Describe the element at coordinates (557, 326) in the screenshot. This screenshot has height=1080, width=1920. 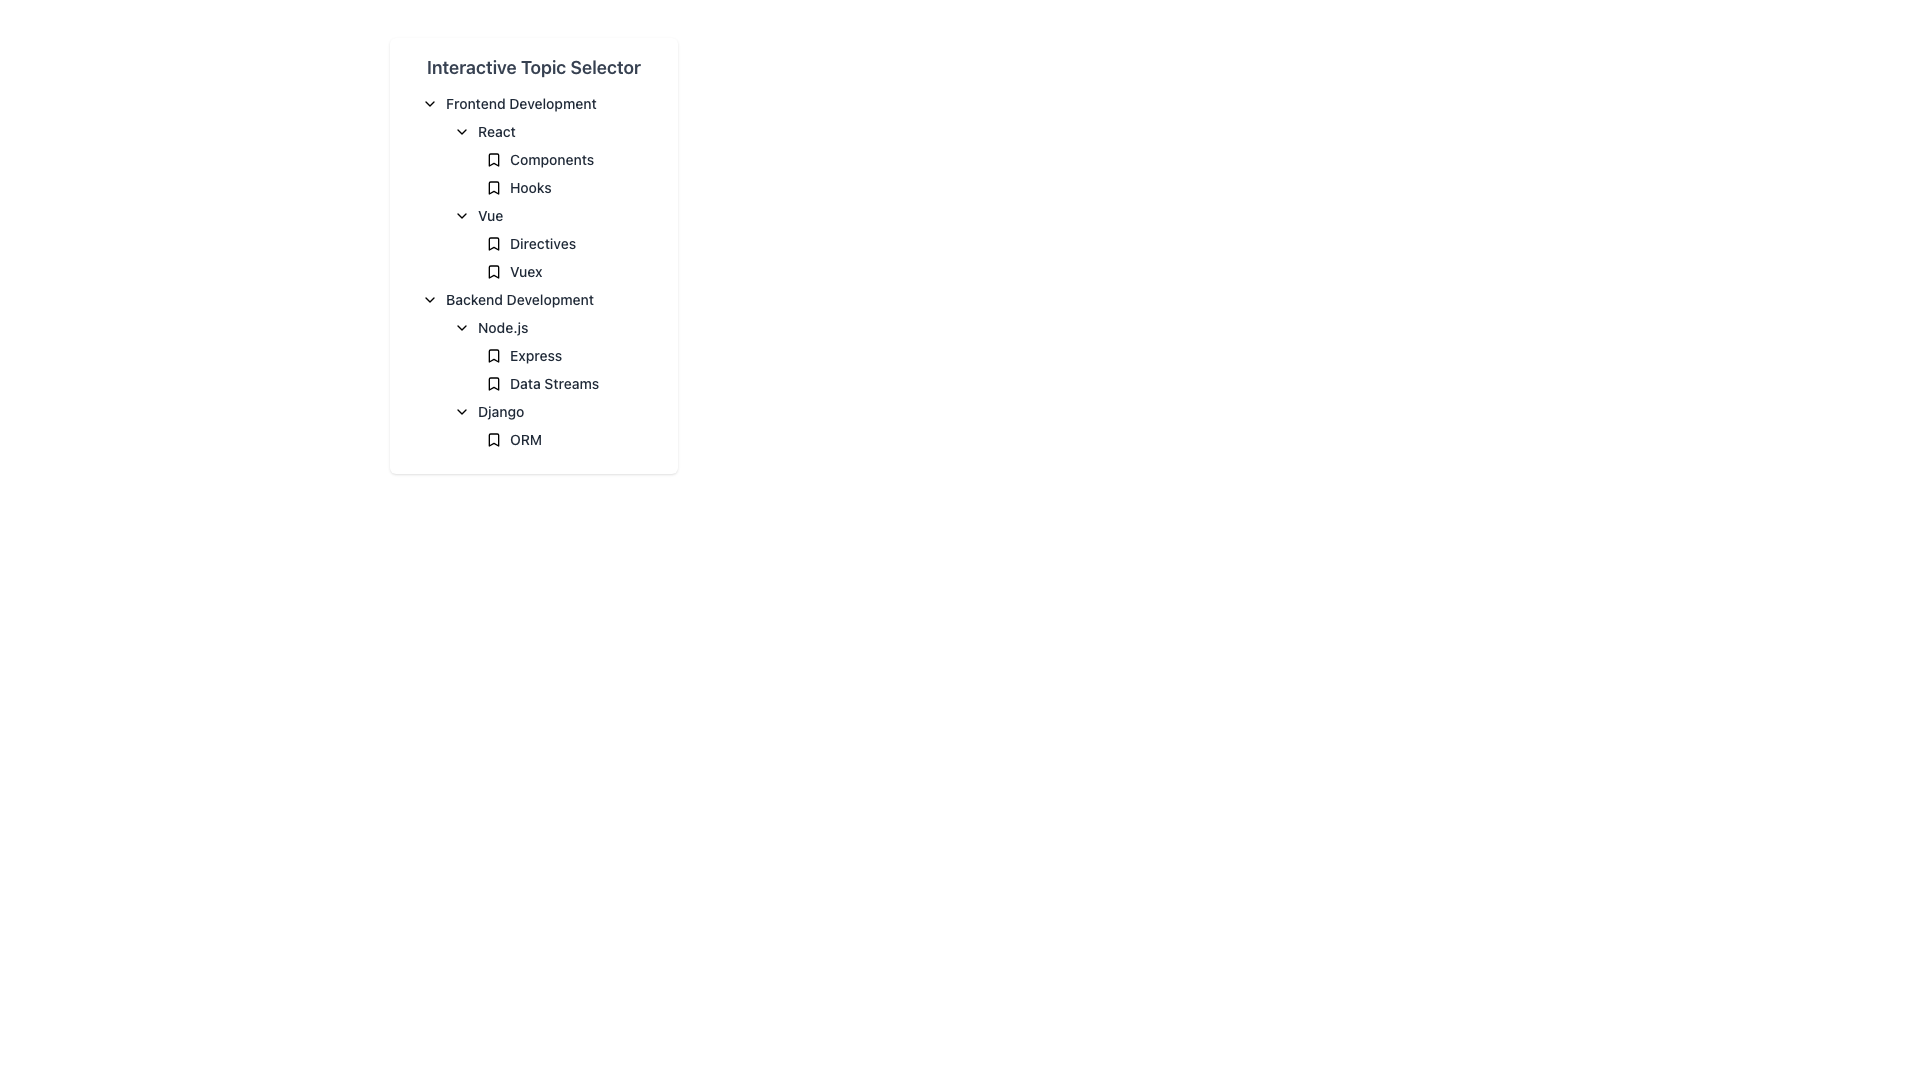
I see `the 'Node.js' expandable list item` at that location.